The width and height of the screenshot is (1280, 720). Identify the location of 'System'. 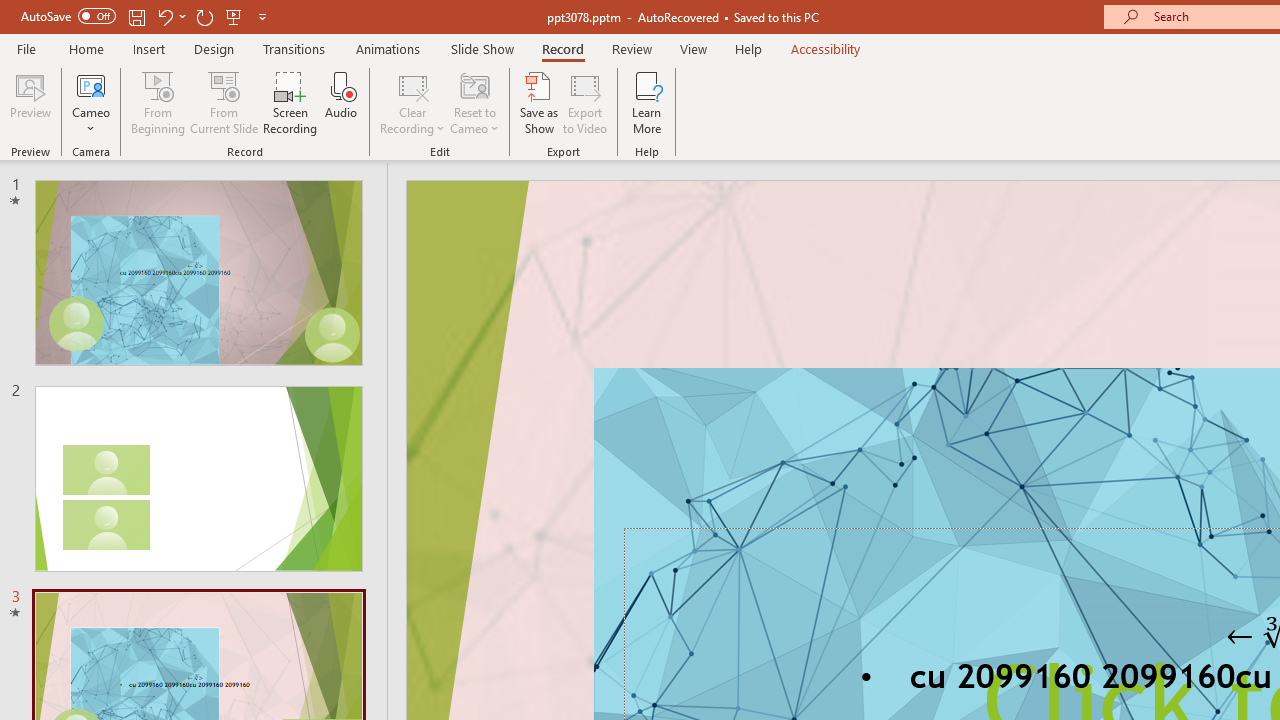
(10, 11).